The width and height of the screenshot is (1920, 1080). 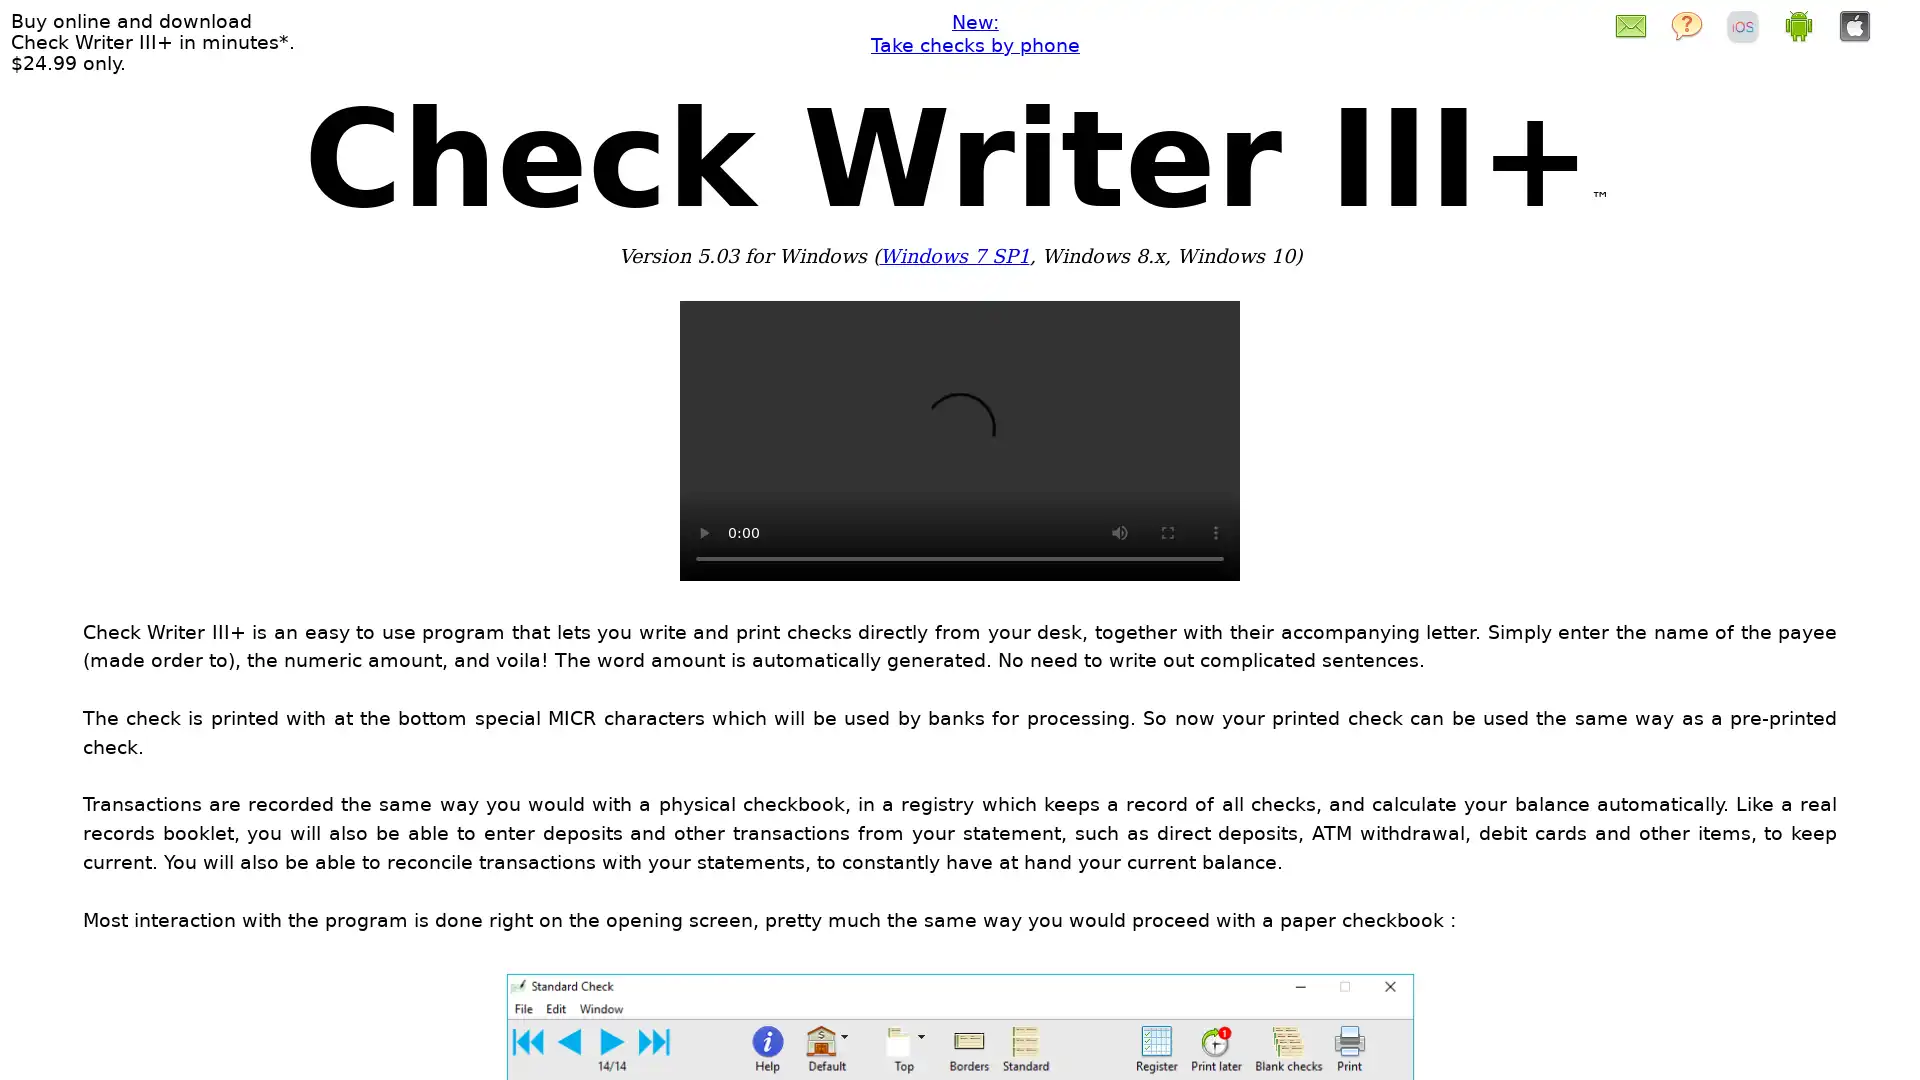 What do you see at coordinates (704, 531) in the screenshot?
I see `play` at bounding box center [704, 531].